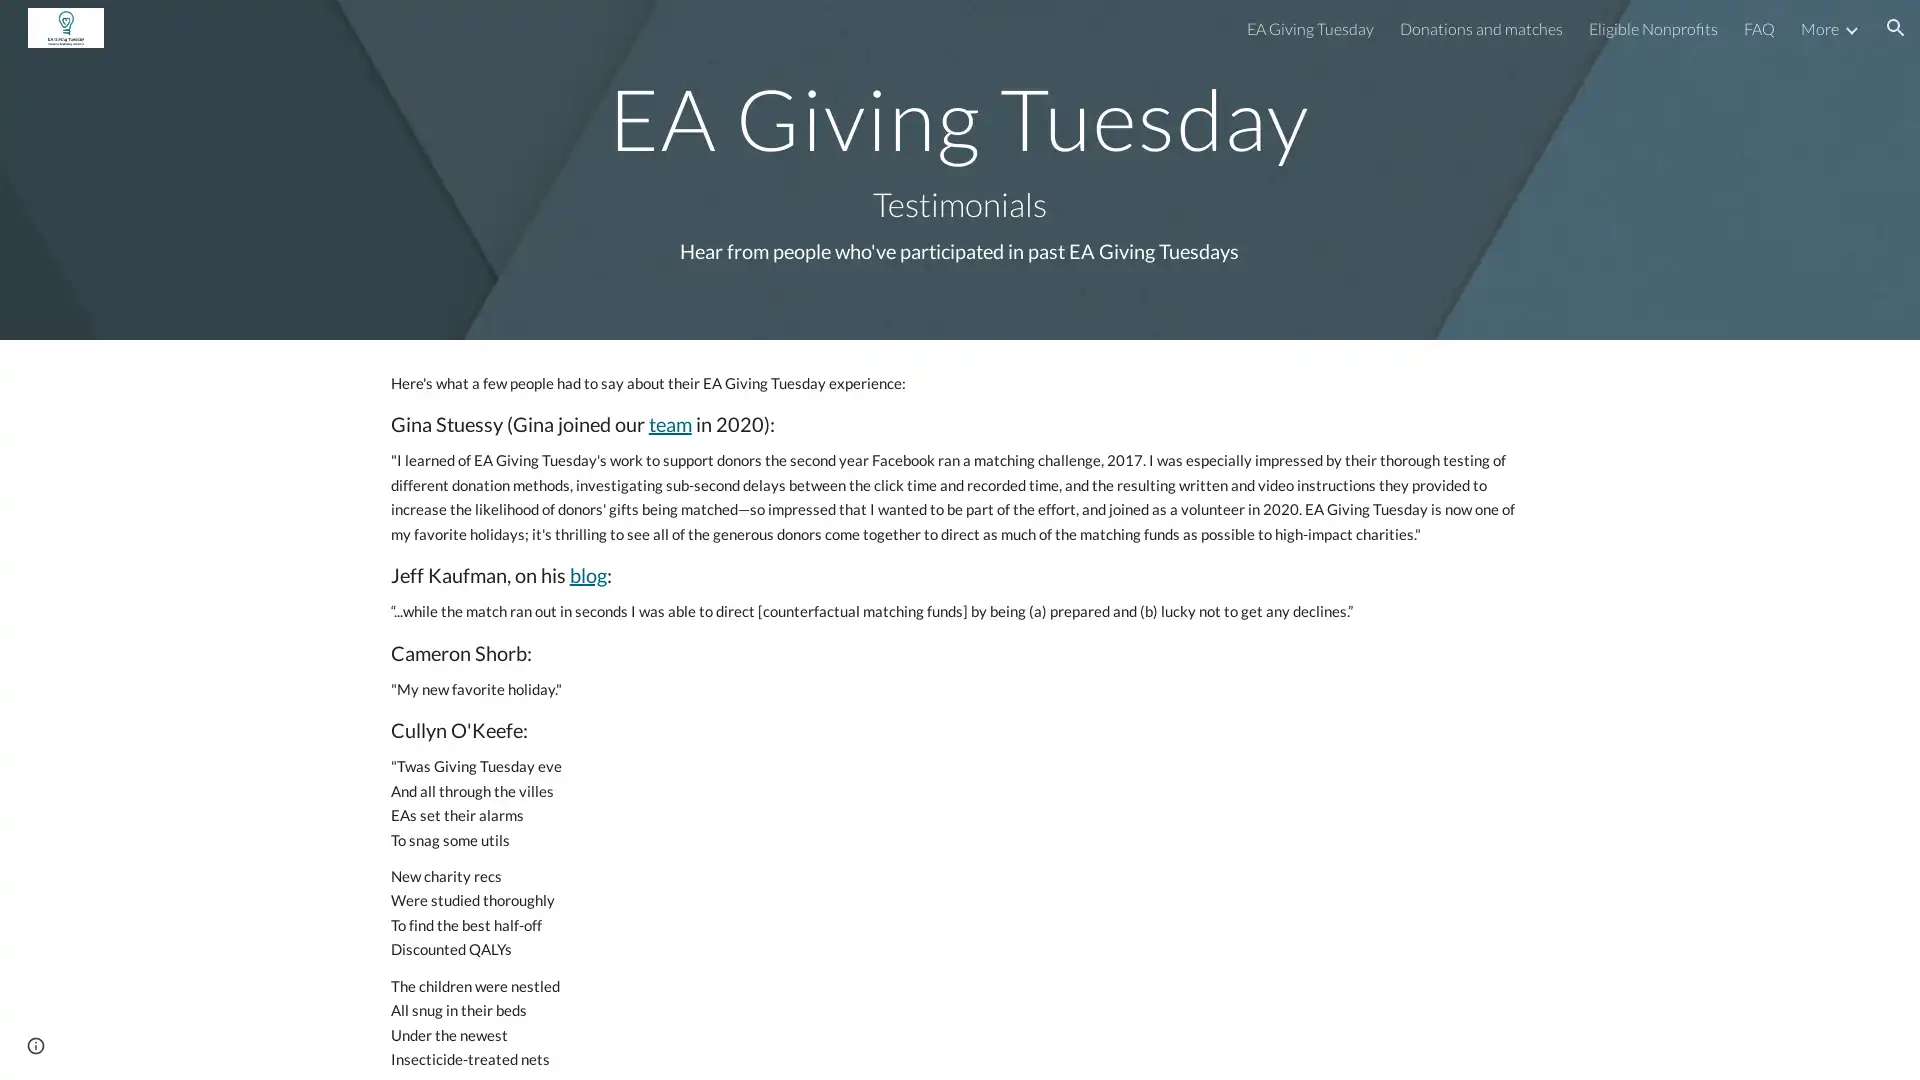 The height and width of the screenshot is (1080, 1920). I want to click on Copy heading link, so click(801, 423).